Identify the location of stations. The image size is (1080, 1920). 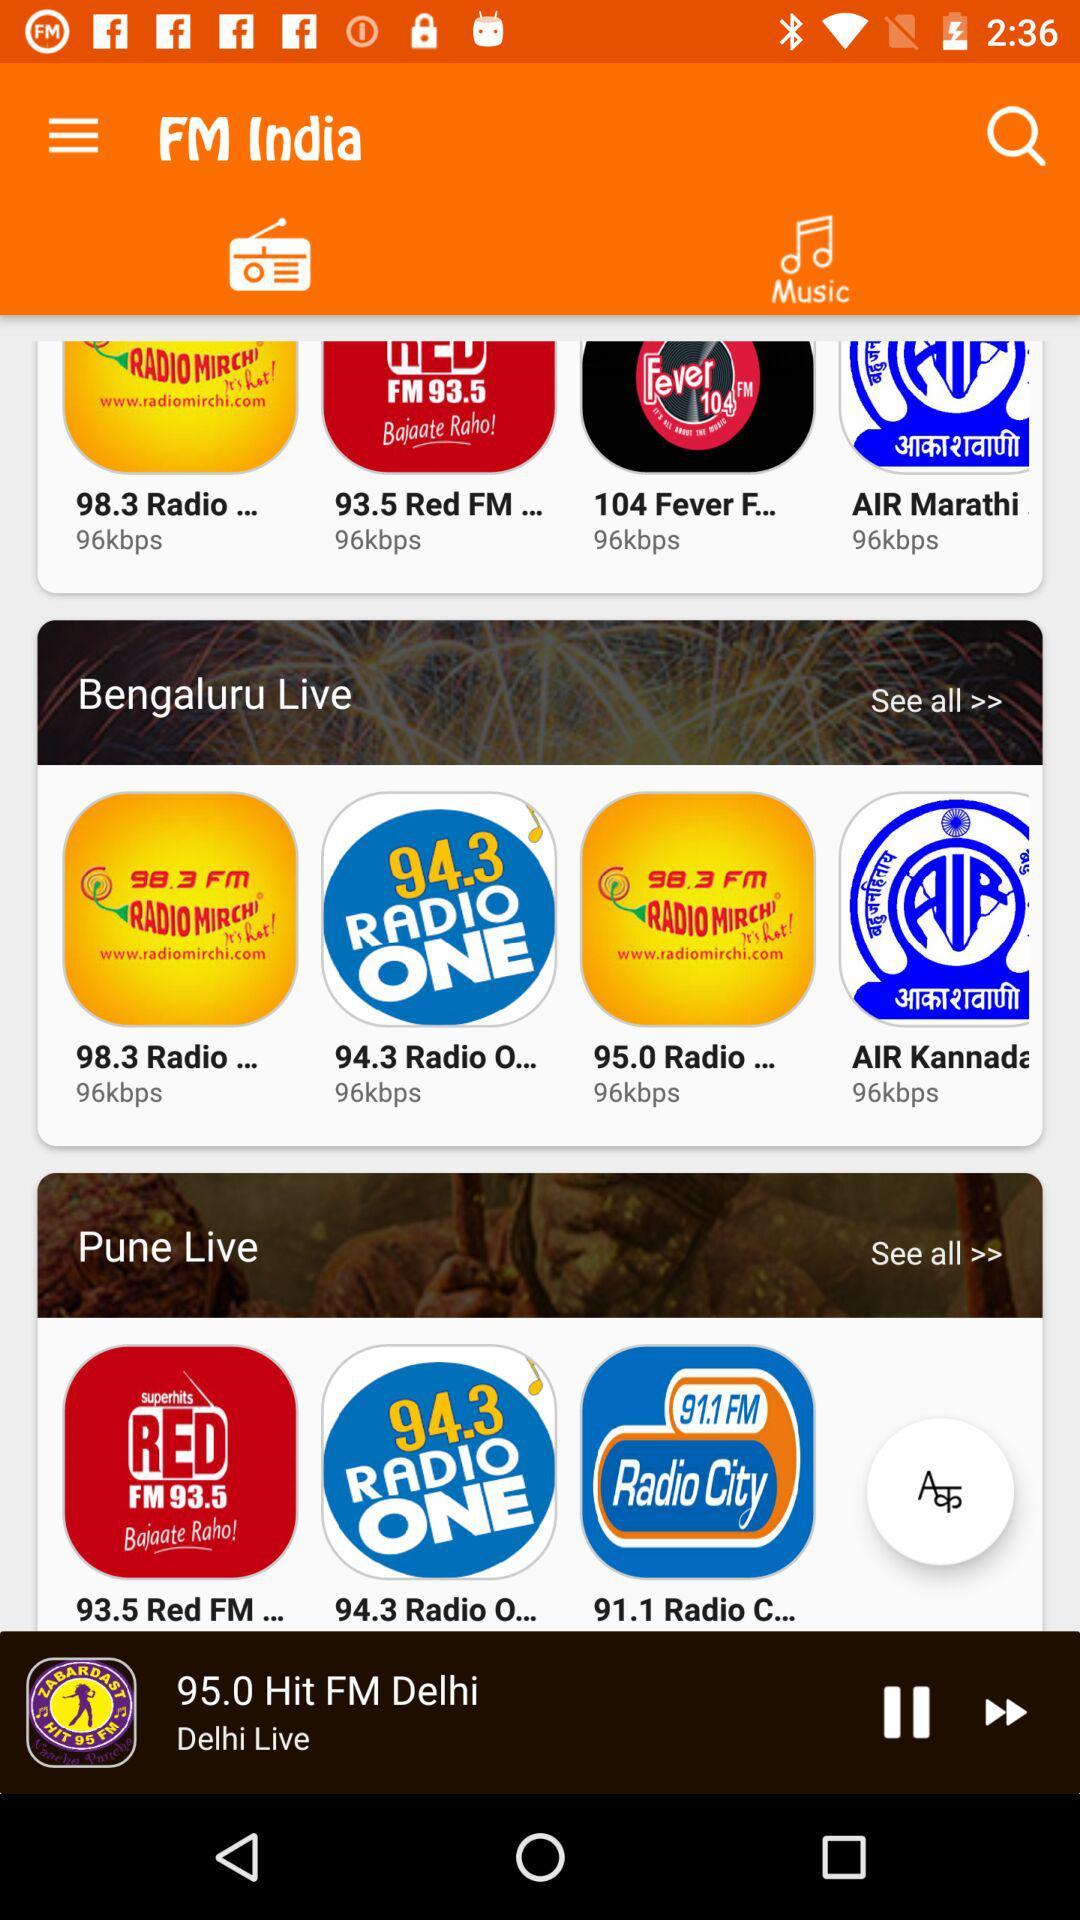
(270, 251).